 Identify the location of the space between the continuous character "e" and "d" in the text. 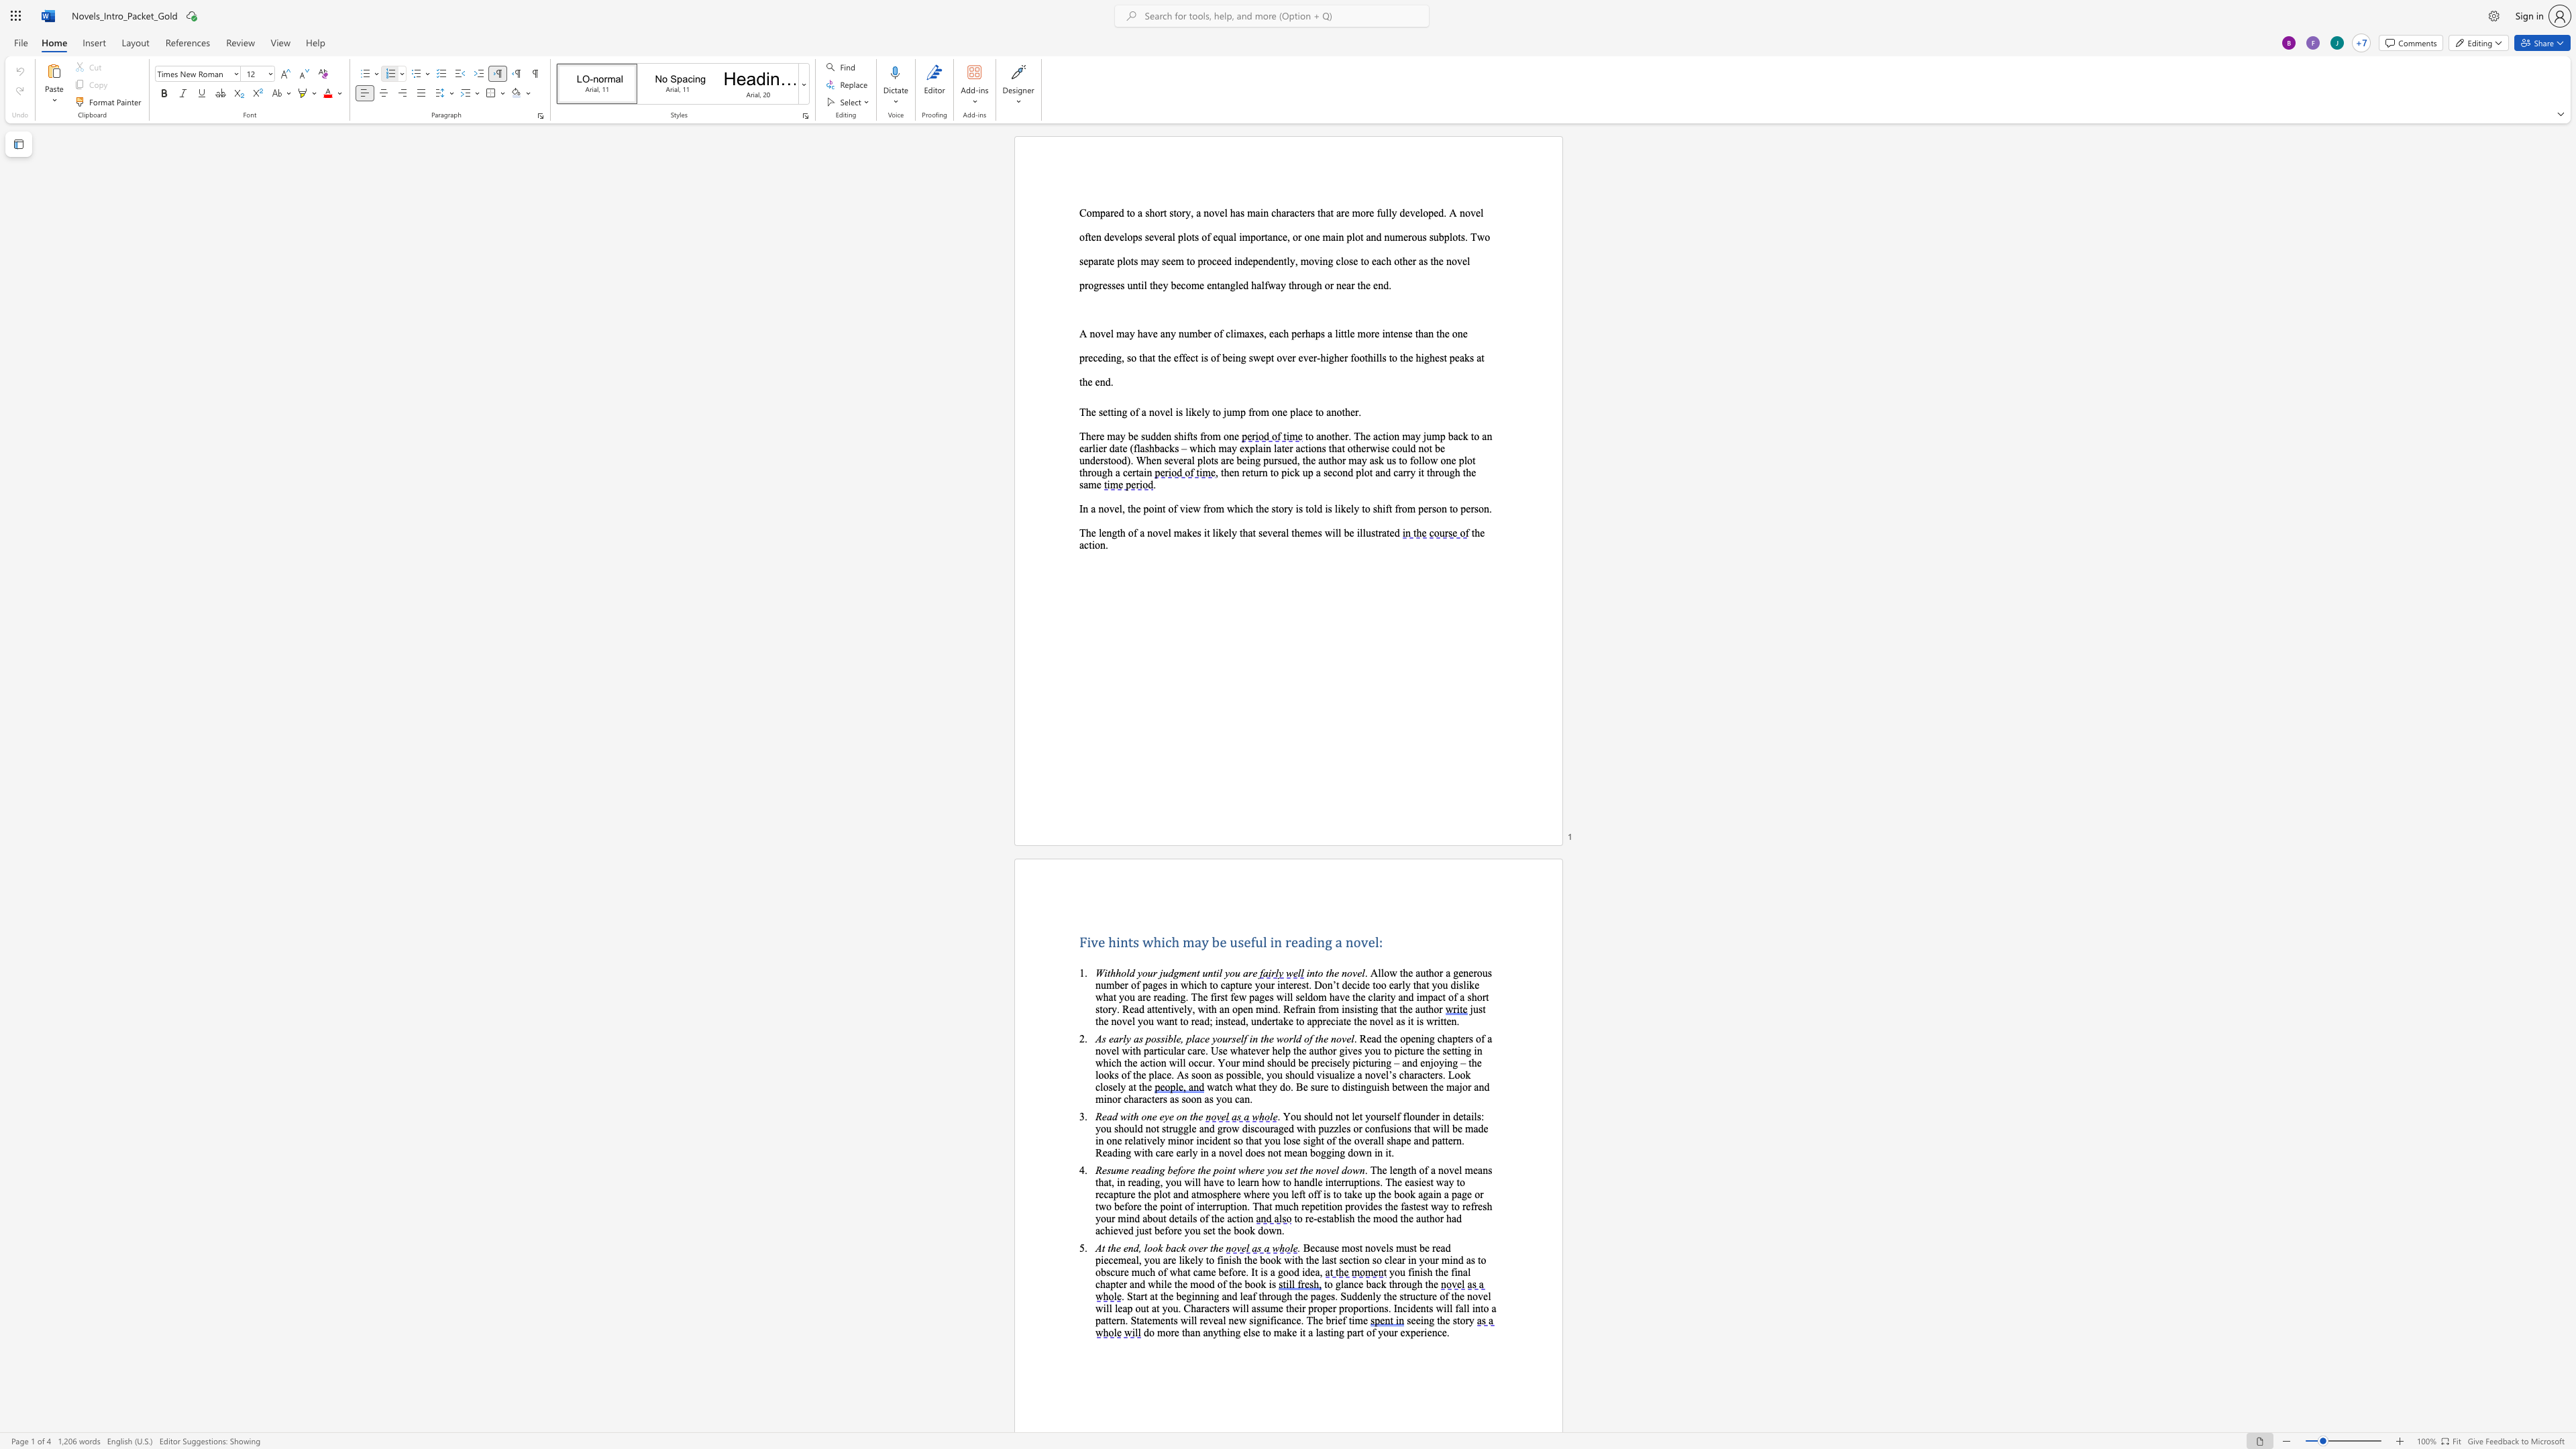
(1127, 1230).